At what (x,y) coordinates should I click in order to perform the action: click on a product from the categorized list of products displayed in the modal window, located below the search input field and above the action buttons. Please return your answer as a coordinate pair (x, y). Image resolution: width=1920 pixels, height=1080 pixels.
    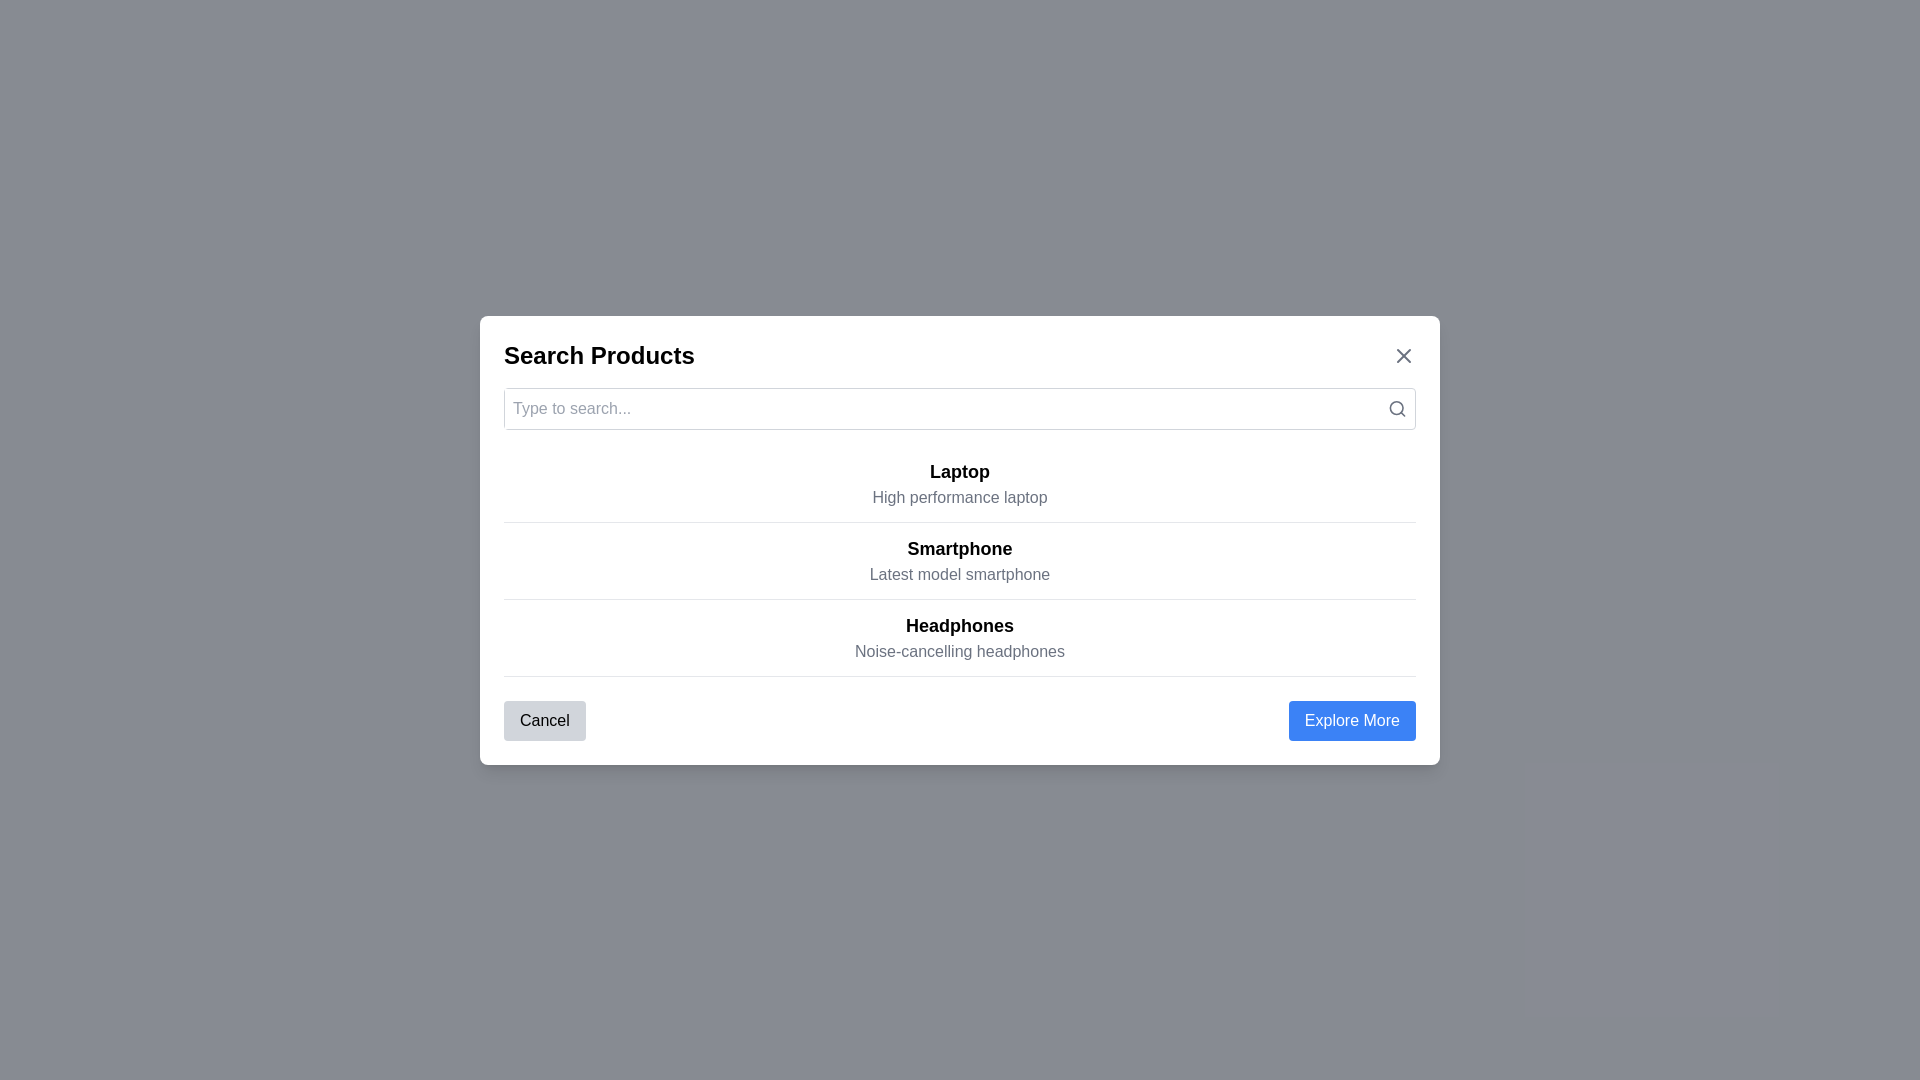
    Looking at the image, I should click on (960, 560).